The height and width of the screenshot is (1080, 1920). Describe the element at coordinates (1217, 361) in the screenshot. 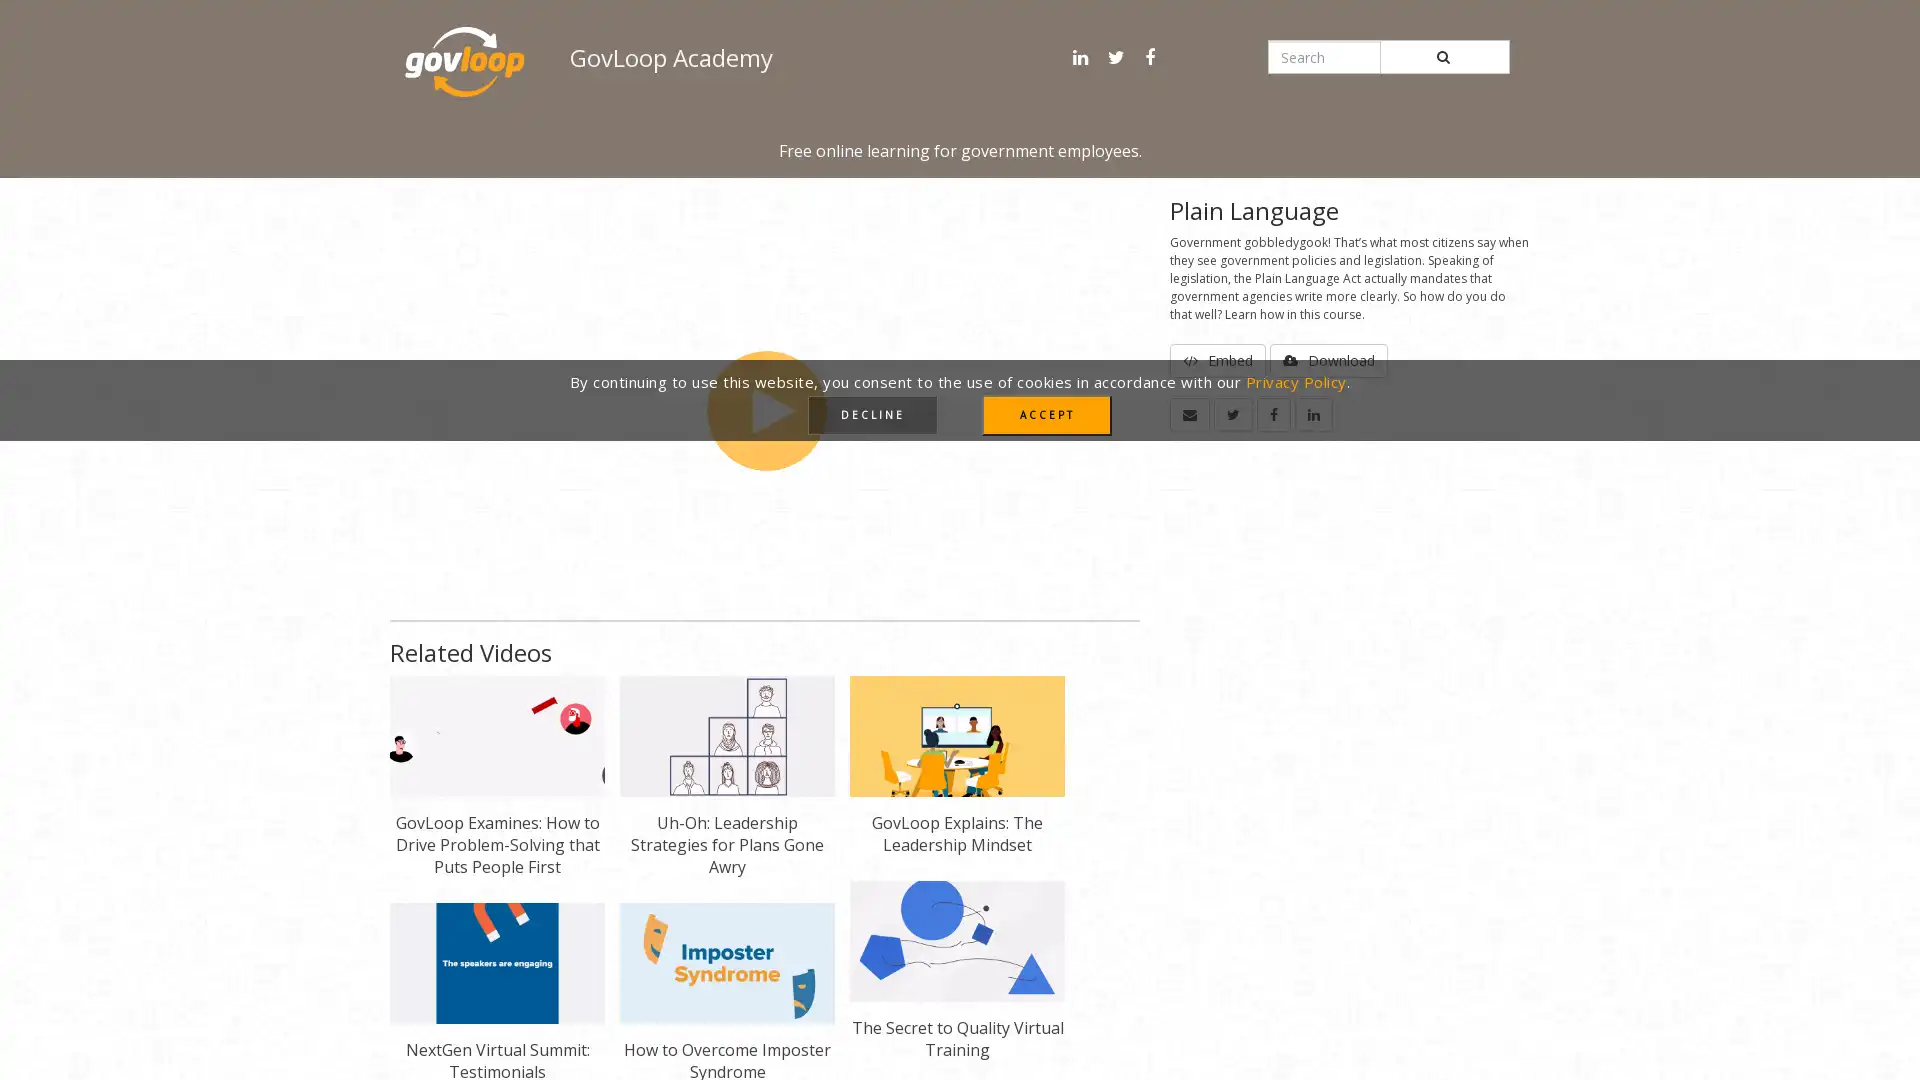

I see `Embed` at that location.